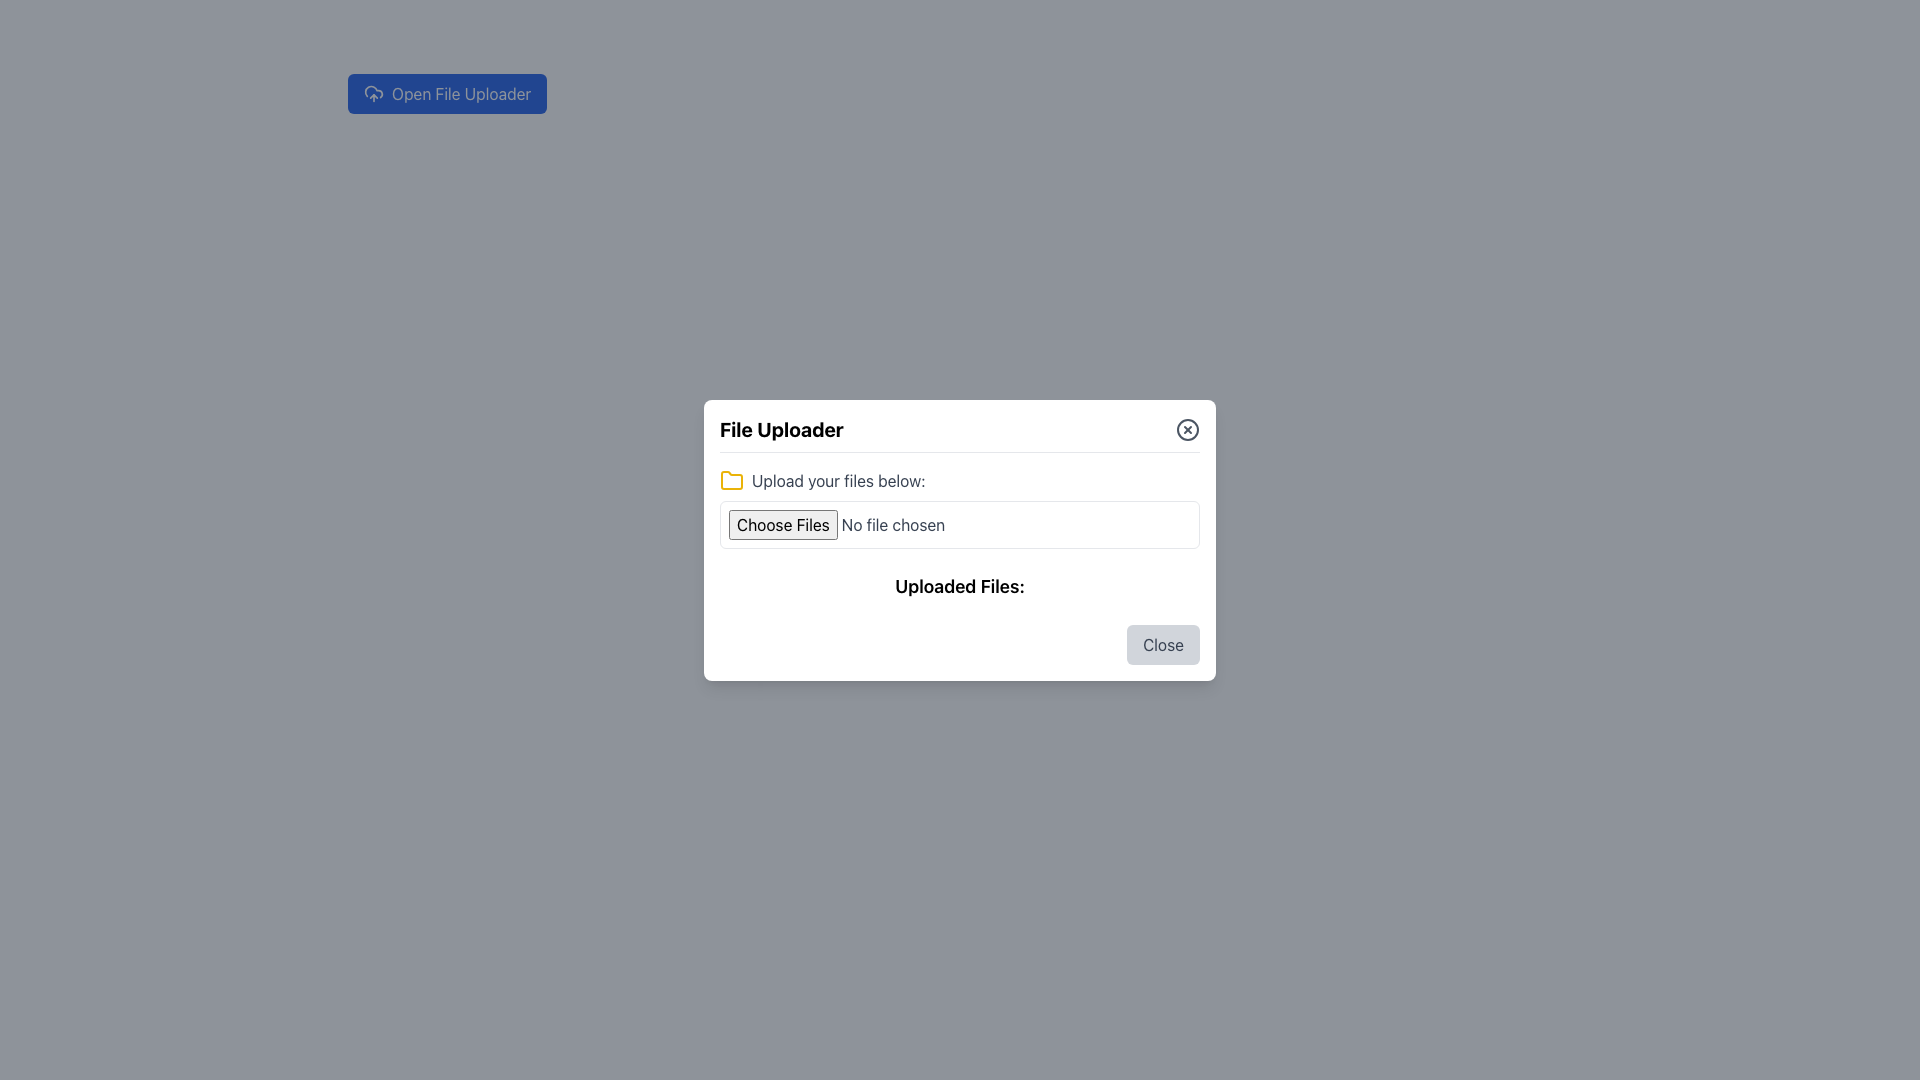  I want to click on the close button graphical icon located at the top-right corner of the modal window's header area, so click(1188, 428).